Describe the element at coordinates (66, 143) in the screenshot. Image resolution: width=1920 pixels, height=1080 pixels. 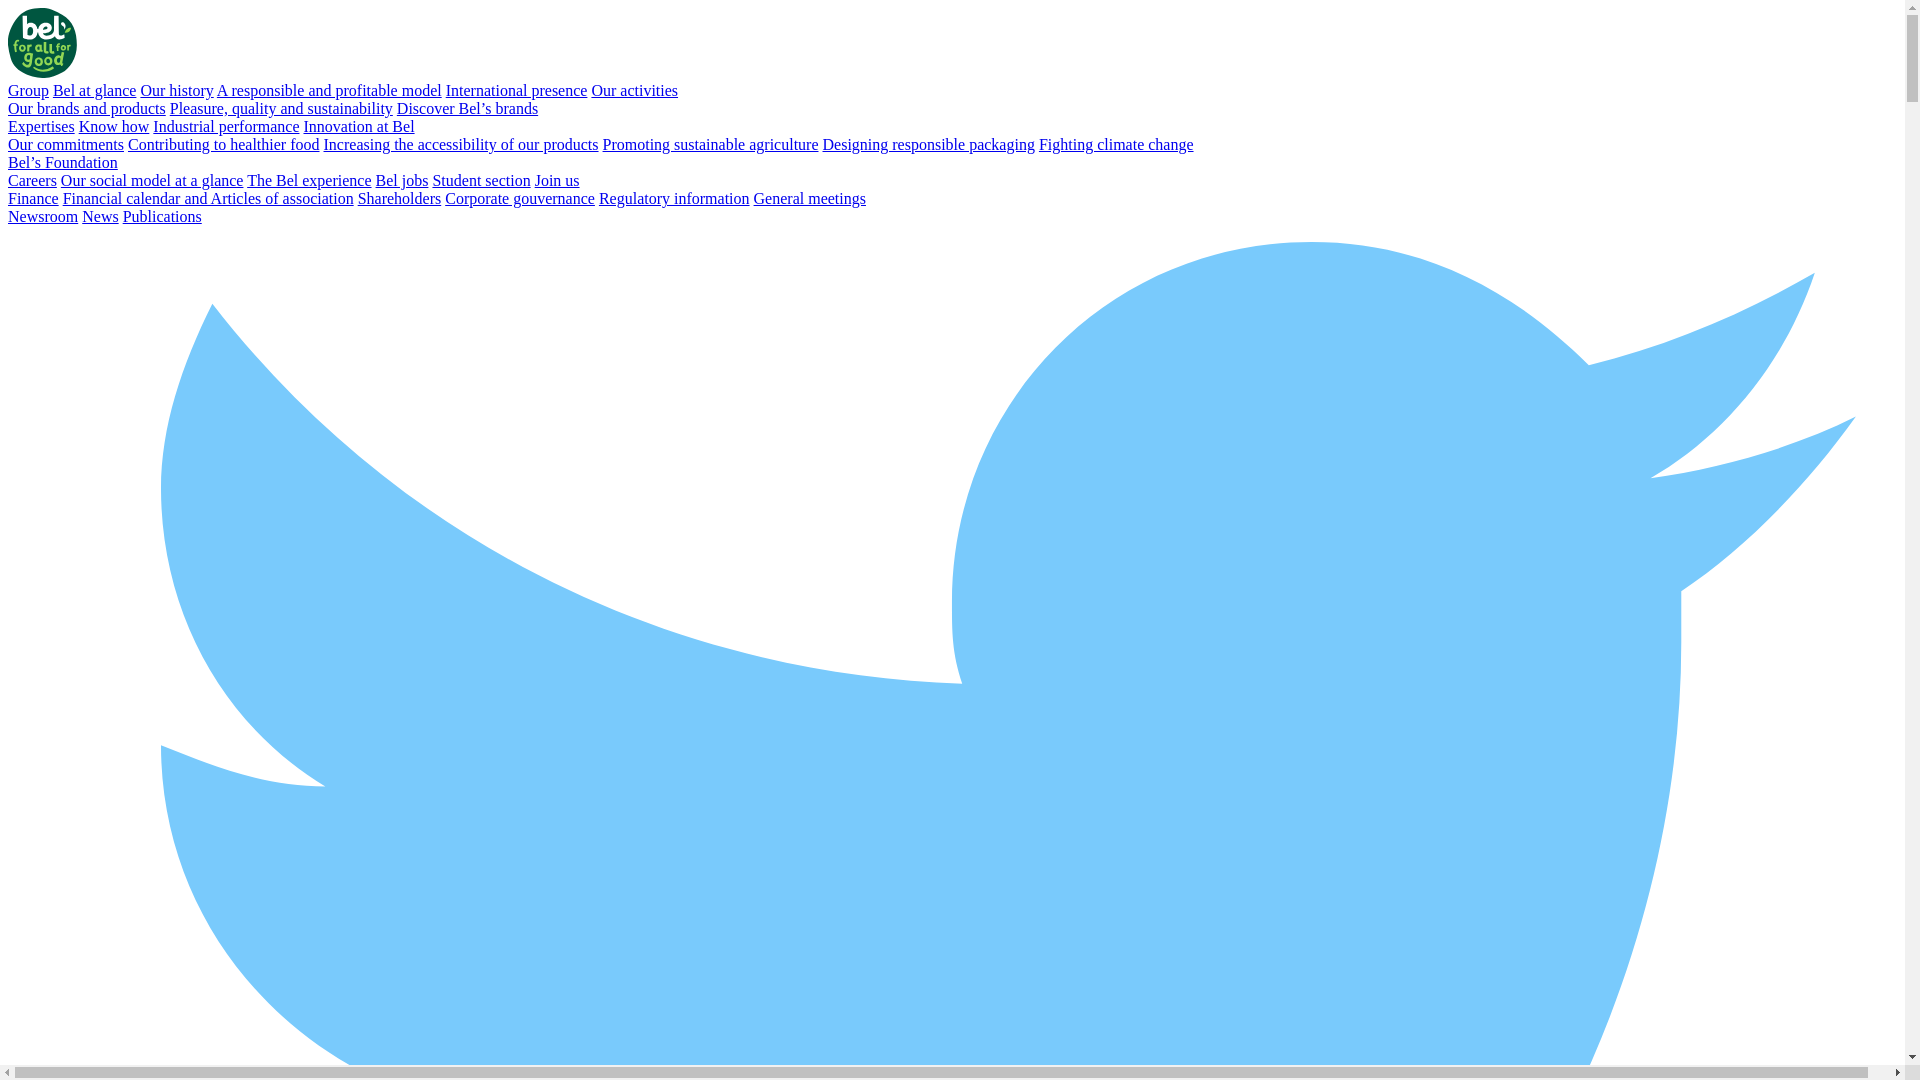
I see `'Our commitments'` at that location.